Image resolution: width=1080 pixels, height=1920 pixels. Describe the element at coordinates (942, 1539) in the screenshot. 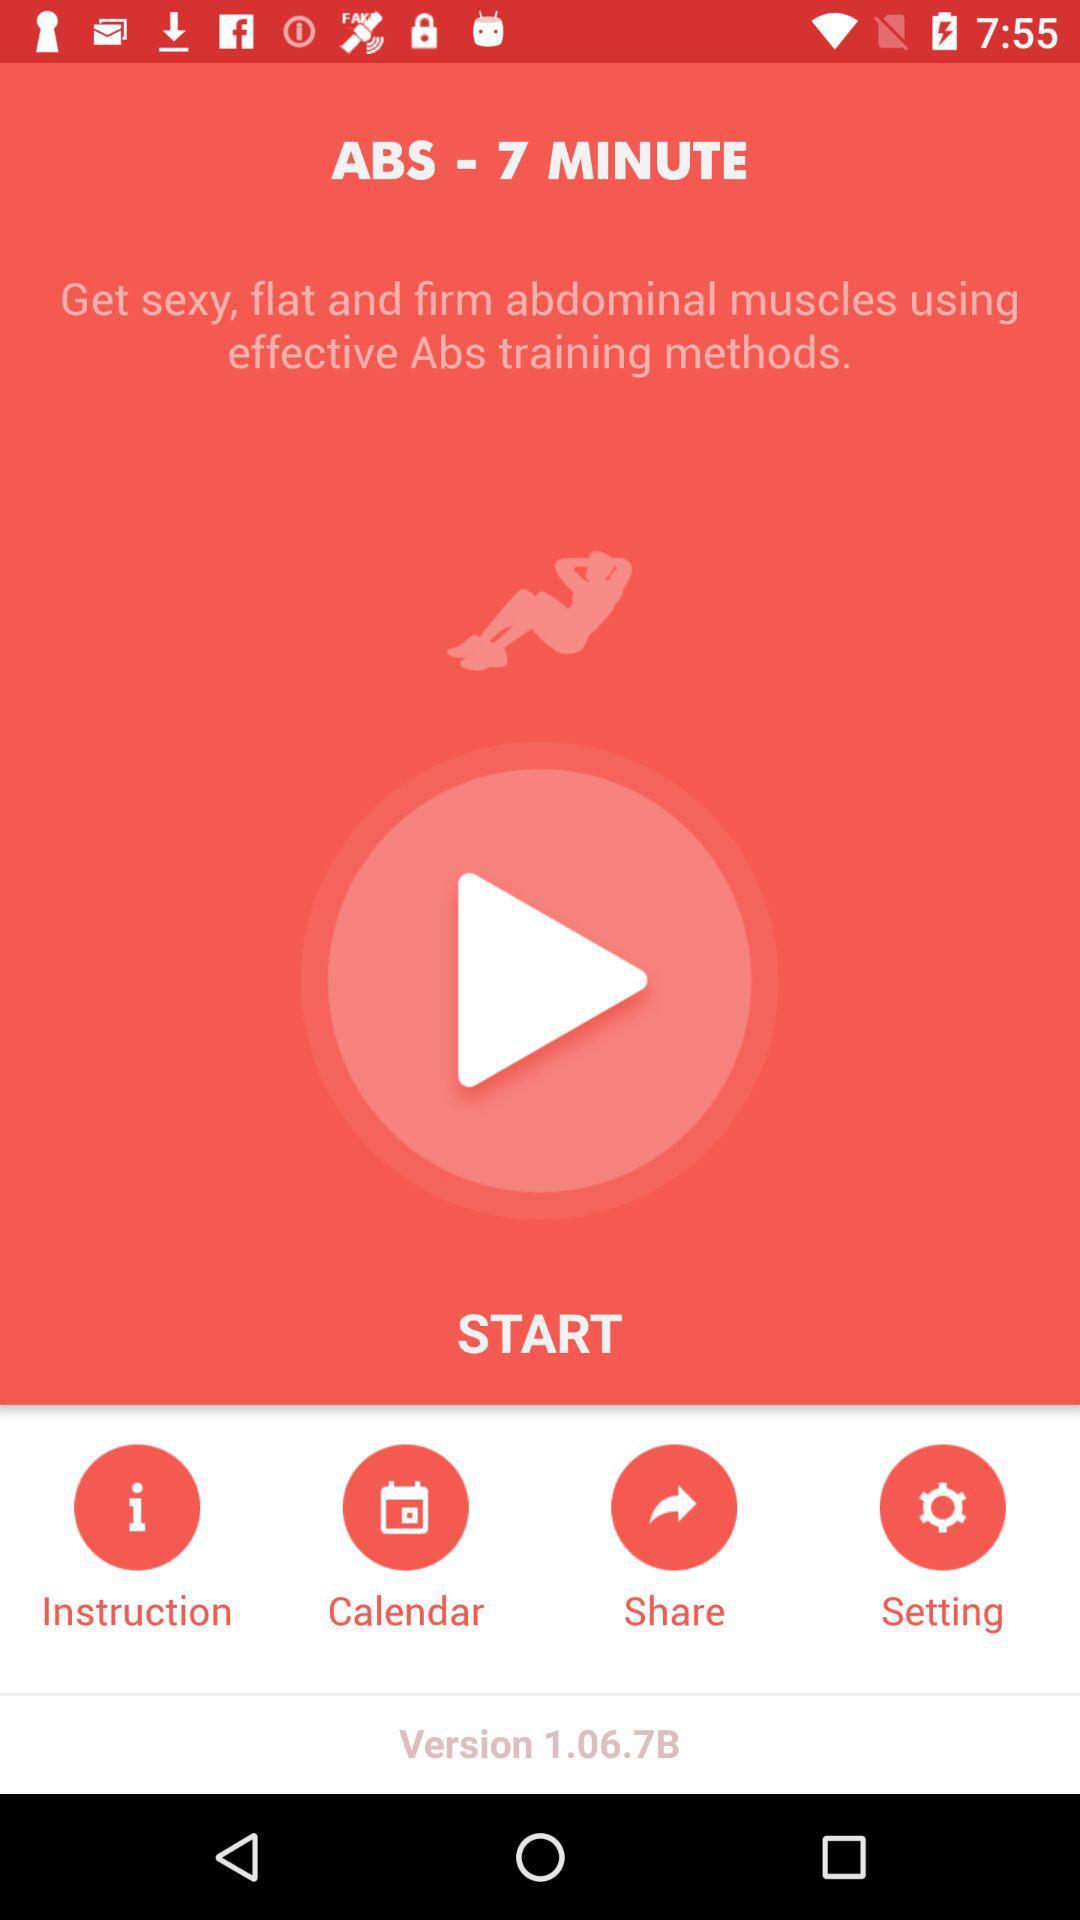

I see `icon to the right of share item` at that location.